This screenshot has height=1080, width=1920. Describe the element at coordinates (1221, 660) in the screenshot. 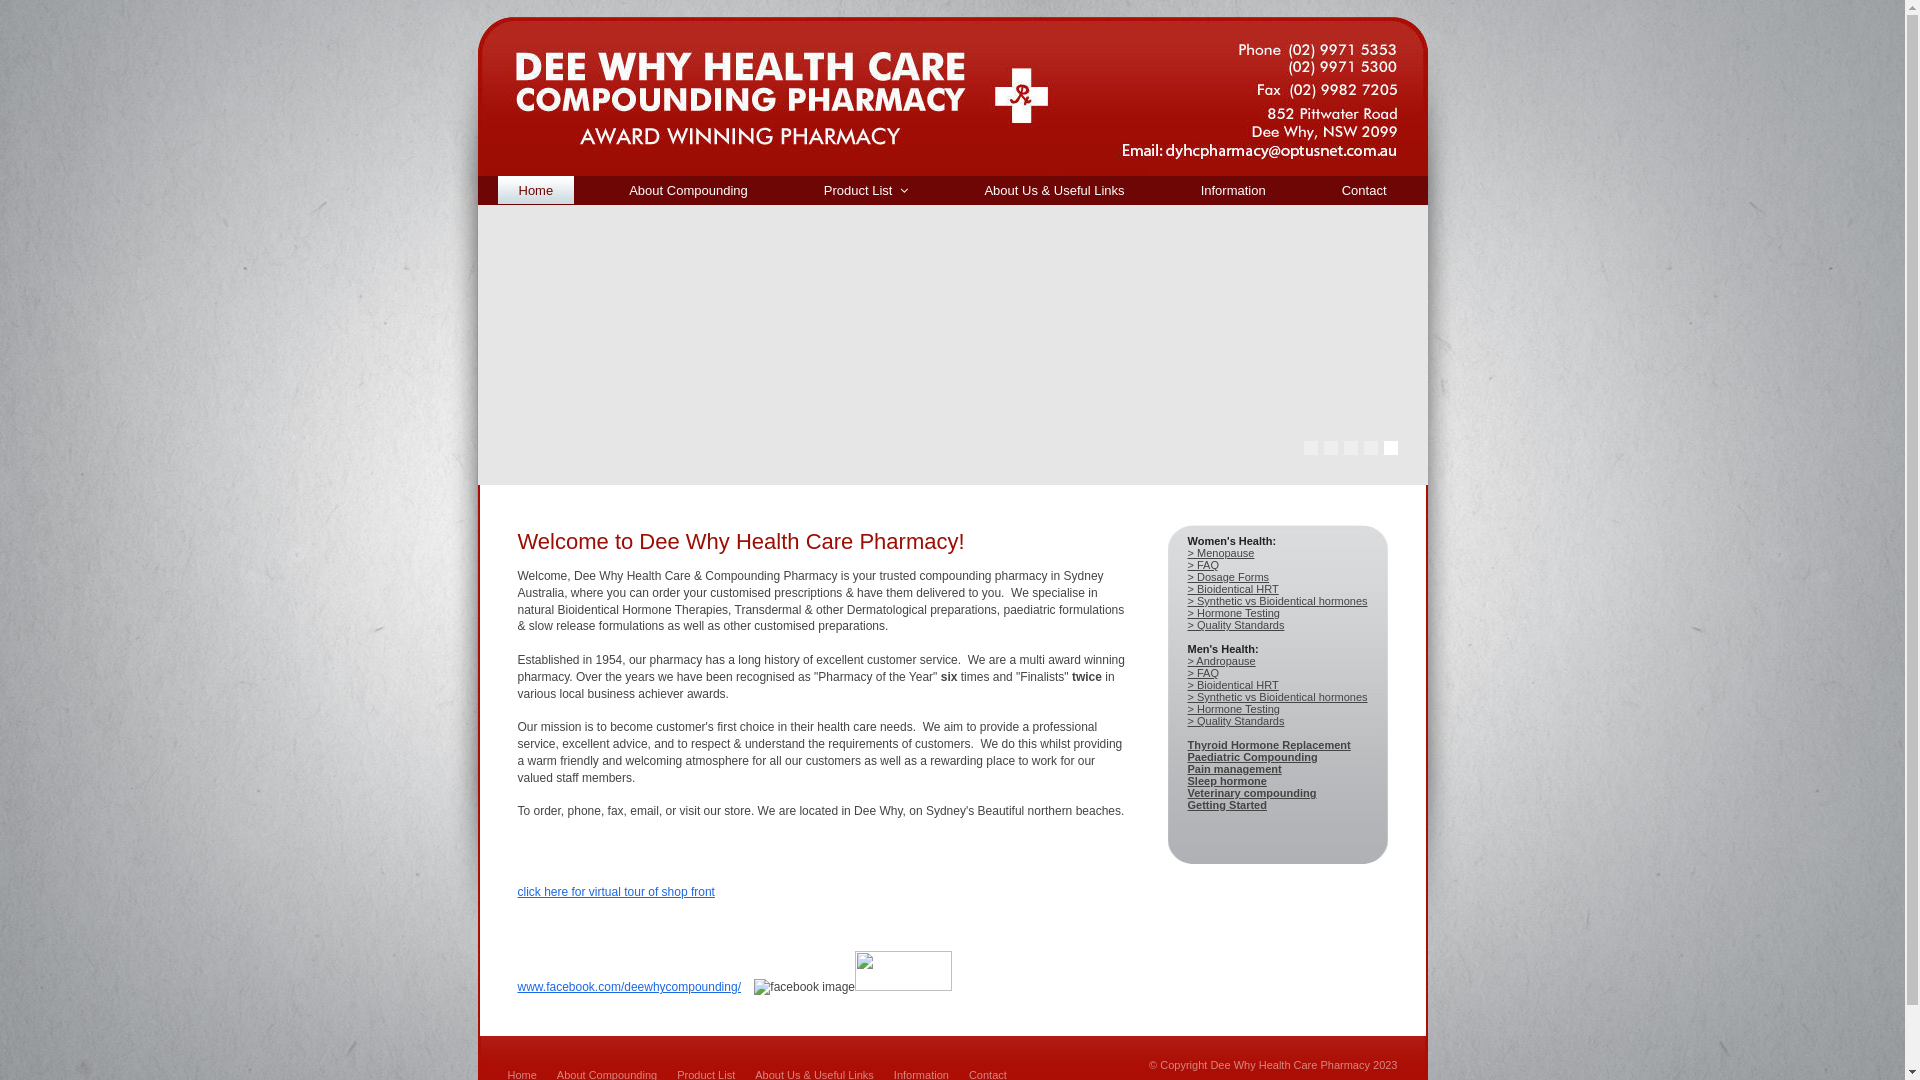

I see `'> Andropause'` at that location.